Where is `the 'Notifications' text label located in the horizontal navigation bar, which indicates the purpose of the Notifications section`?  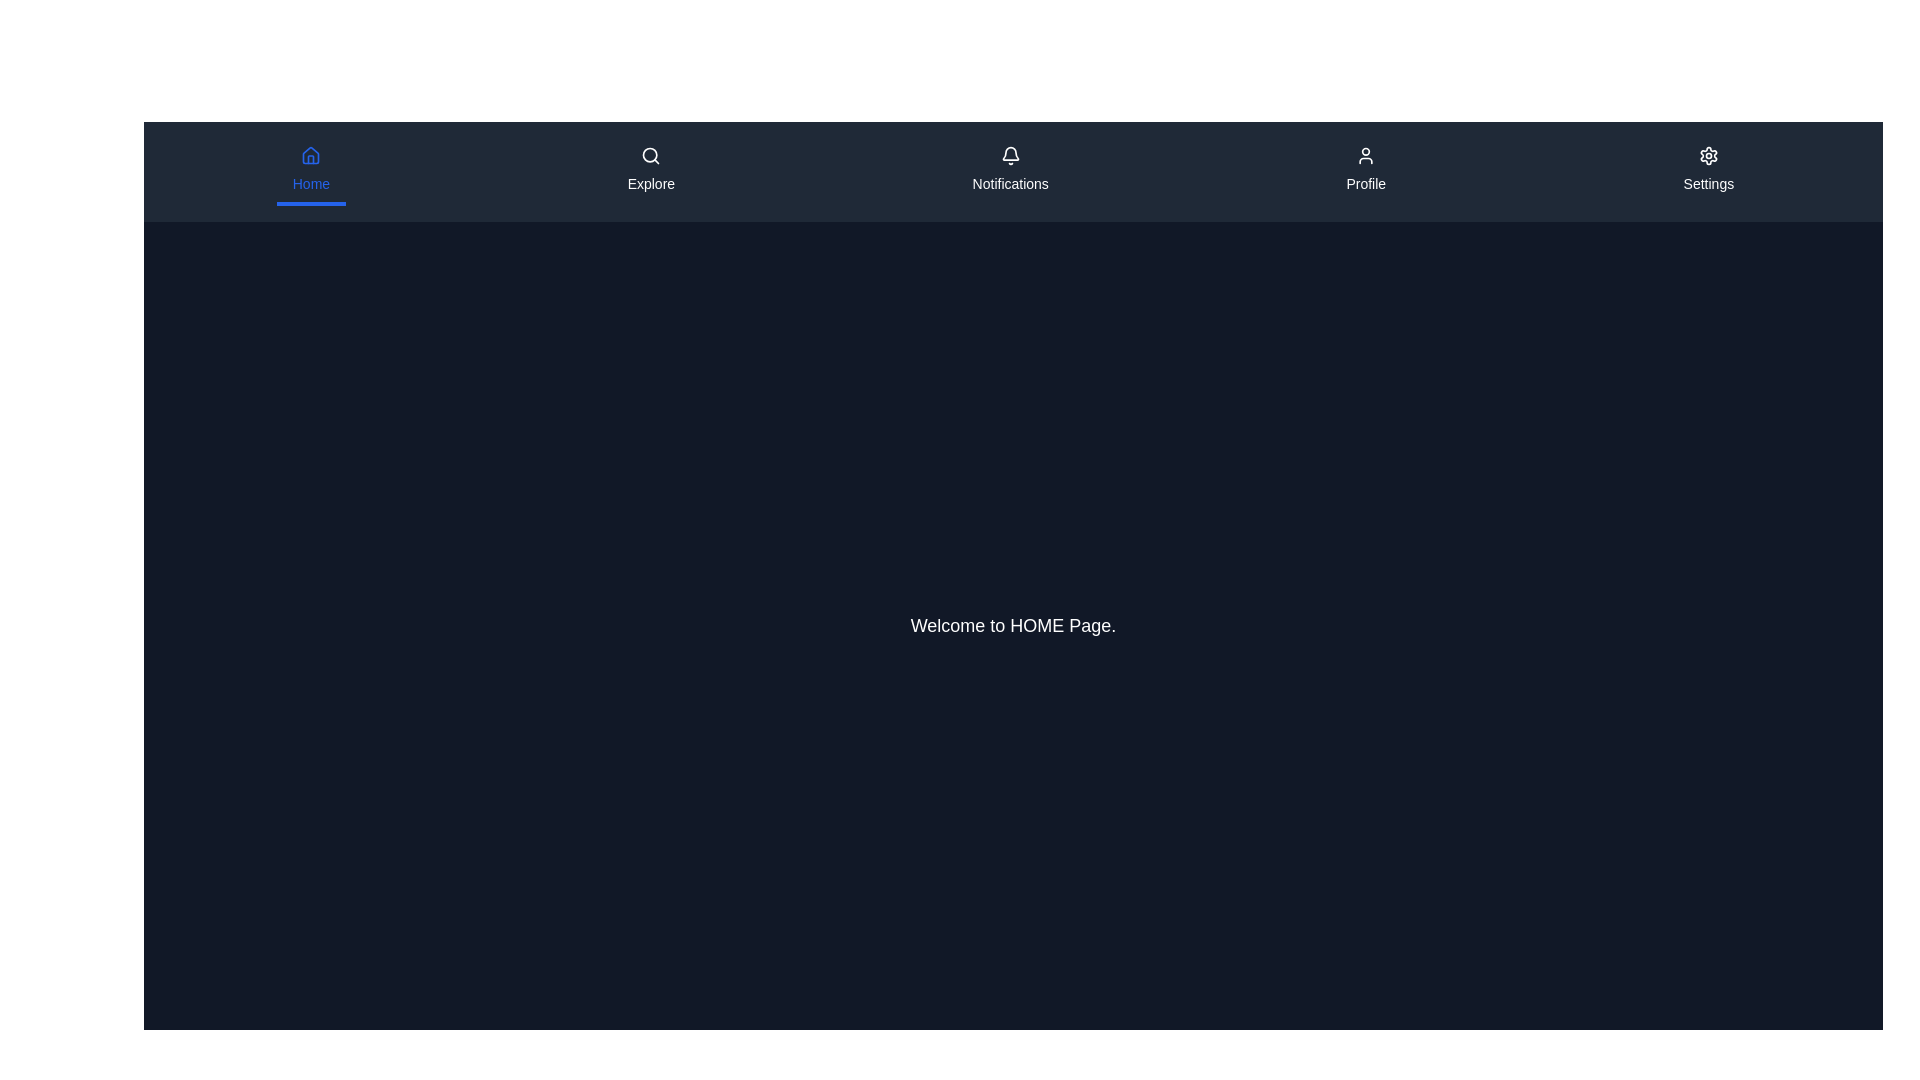 the 'Notifications' text label located in the horizontal navigation bar, which indicates the purpose of the Notifications section is located at coordinates (1010, 184).